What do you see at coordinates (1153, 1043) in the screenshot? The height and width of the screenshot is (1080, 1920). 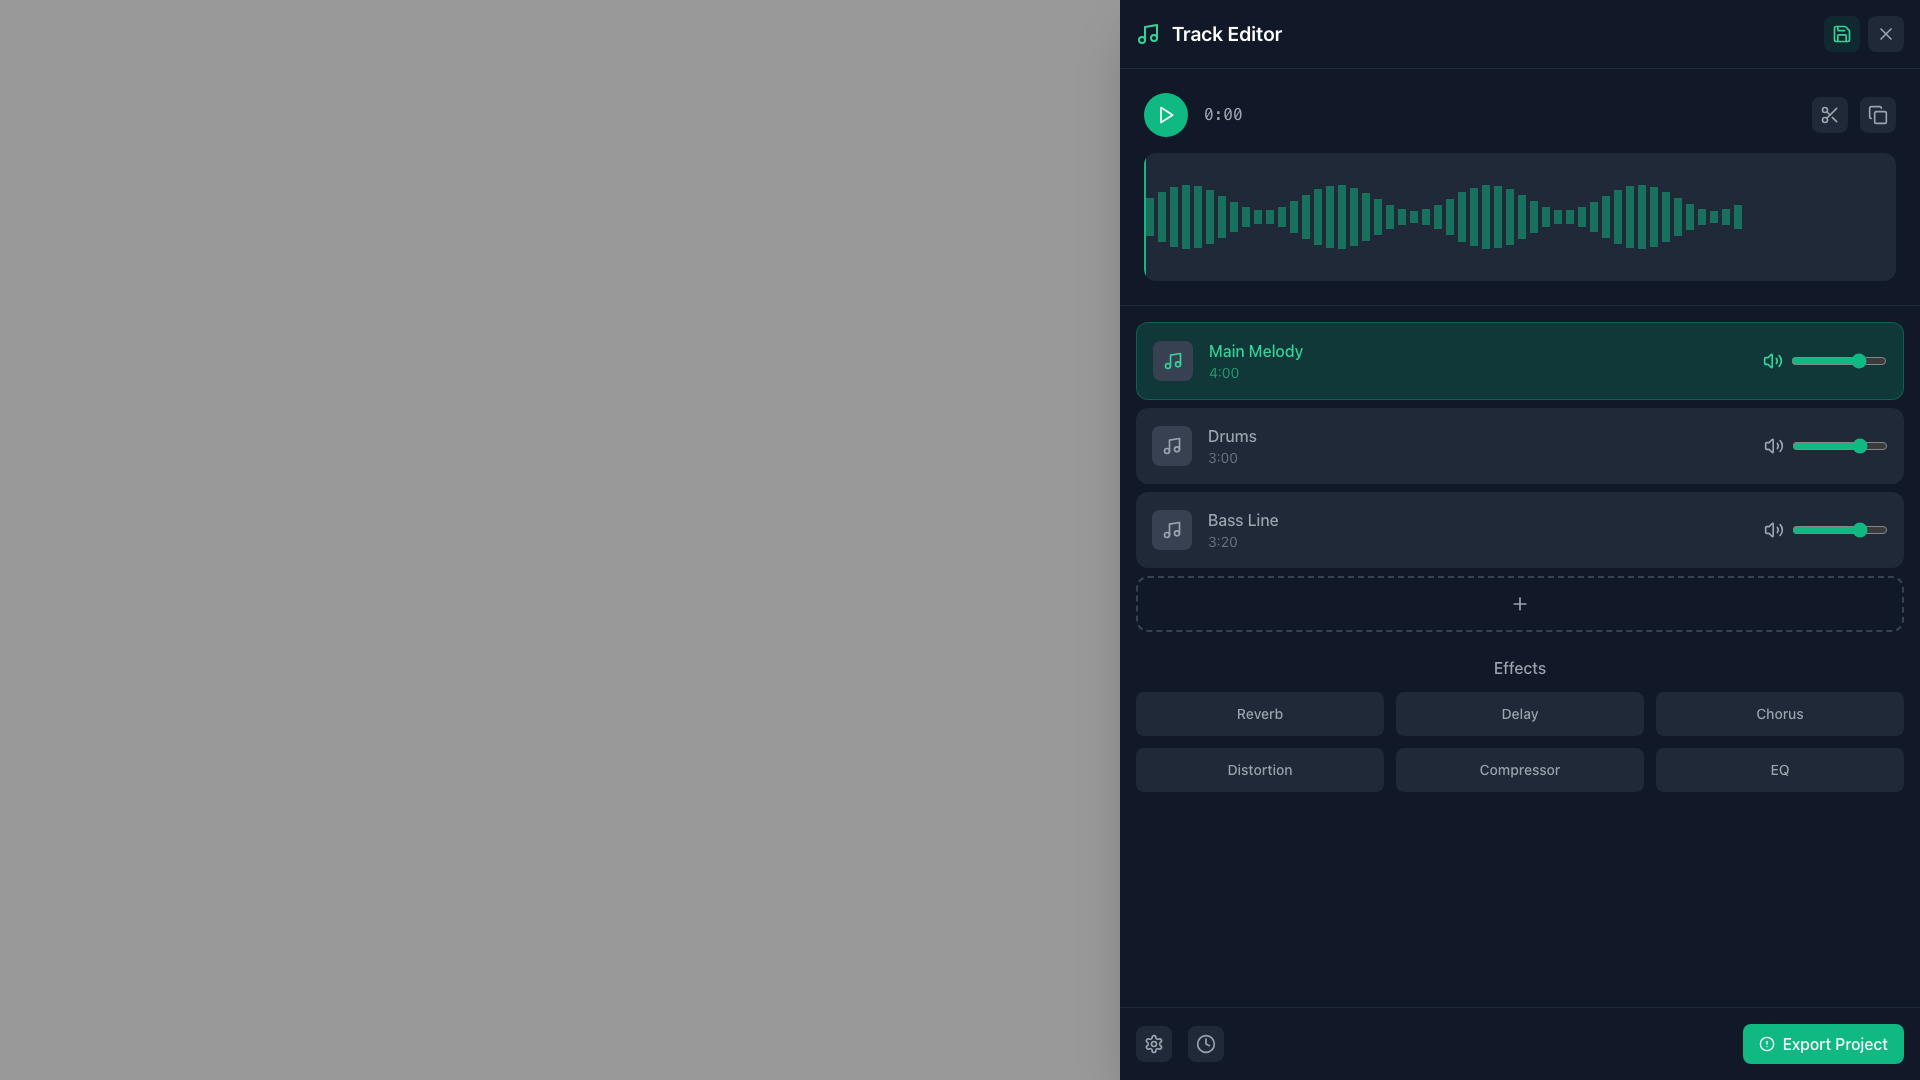 I see `the gear icon button located at the bottom-left corner of the interface` at bounding box center [1153, 1043].